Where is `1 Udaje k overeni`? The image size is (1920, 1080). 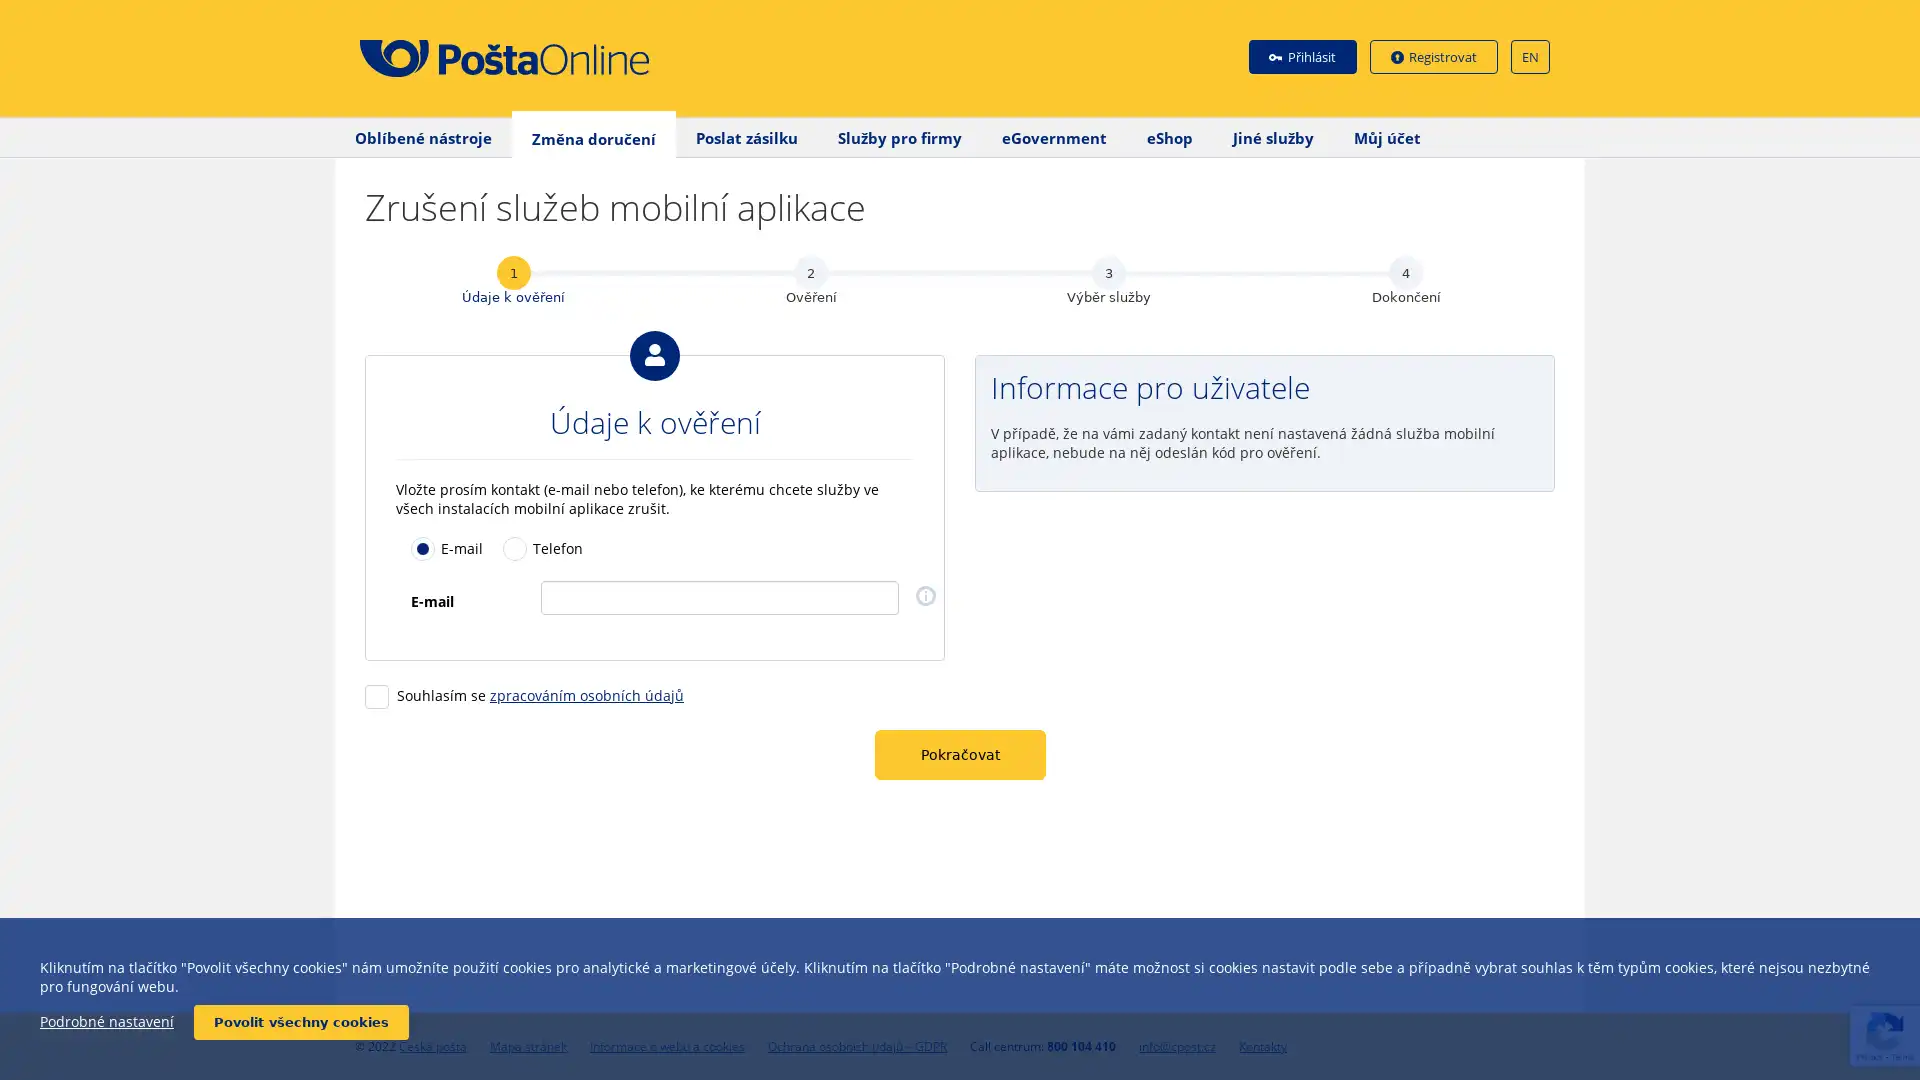 1 Udaje k overeni is located at coordinates (513, 279).